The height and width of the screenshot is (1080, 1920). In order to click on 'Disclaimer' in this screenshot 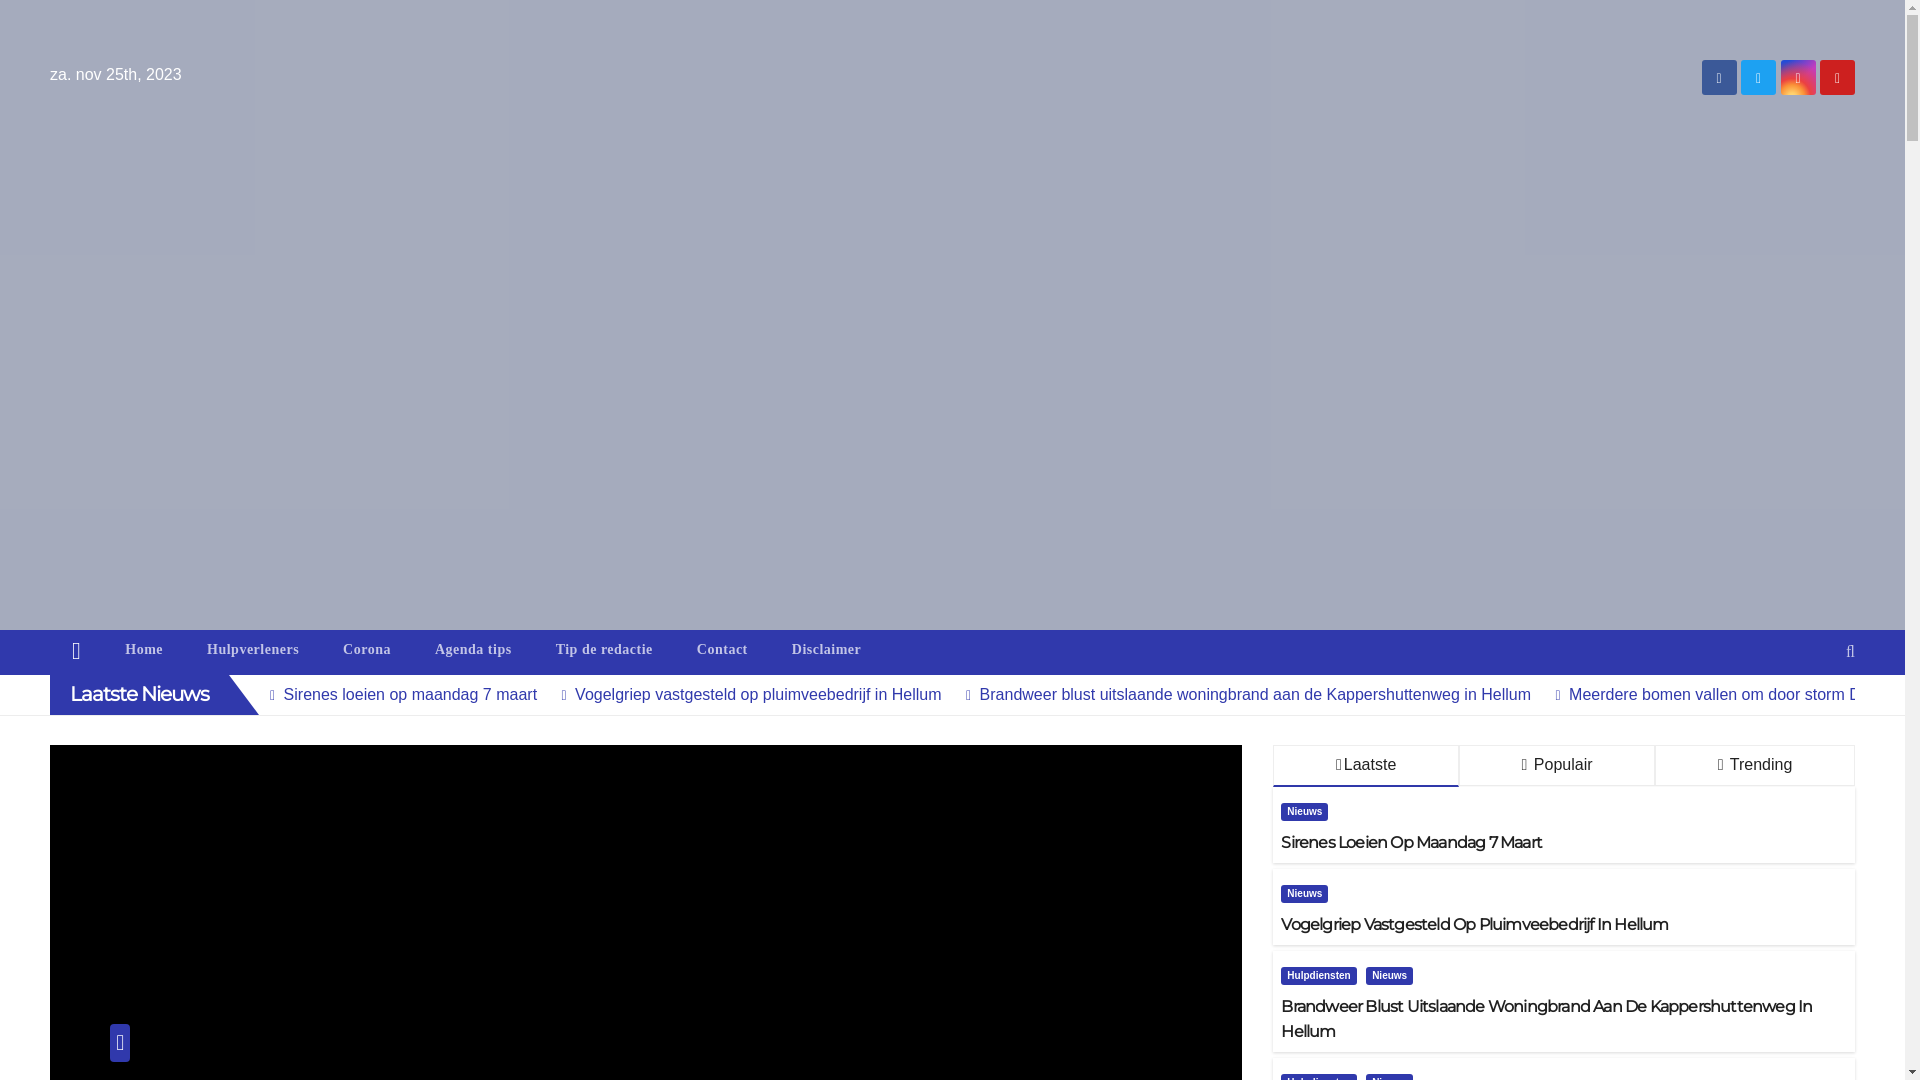, I will do `click(826, 650)`.